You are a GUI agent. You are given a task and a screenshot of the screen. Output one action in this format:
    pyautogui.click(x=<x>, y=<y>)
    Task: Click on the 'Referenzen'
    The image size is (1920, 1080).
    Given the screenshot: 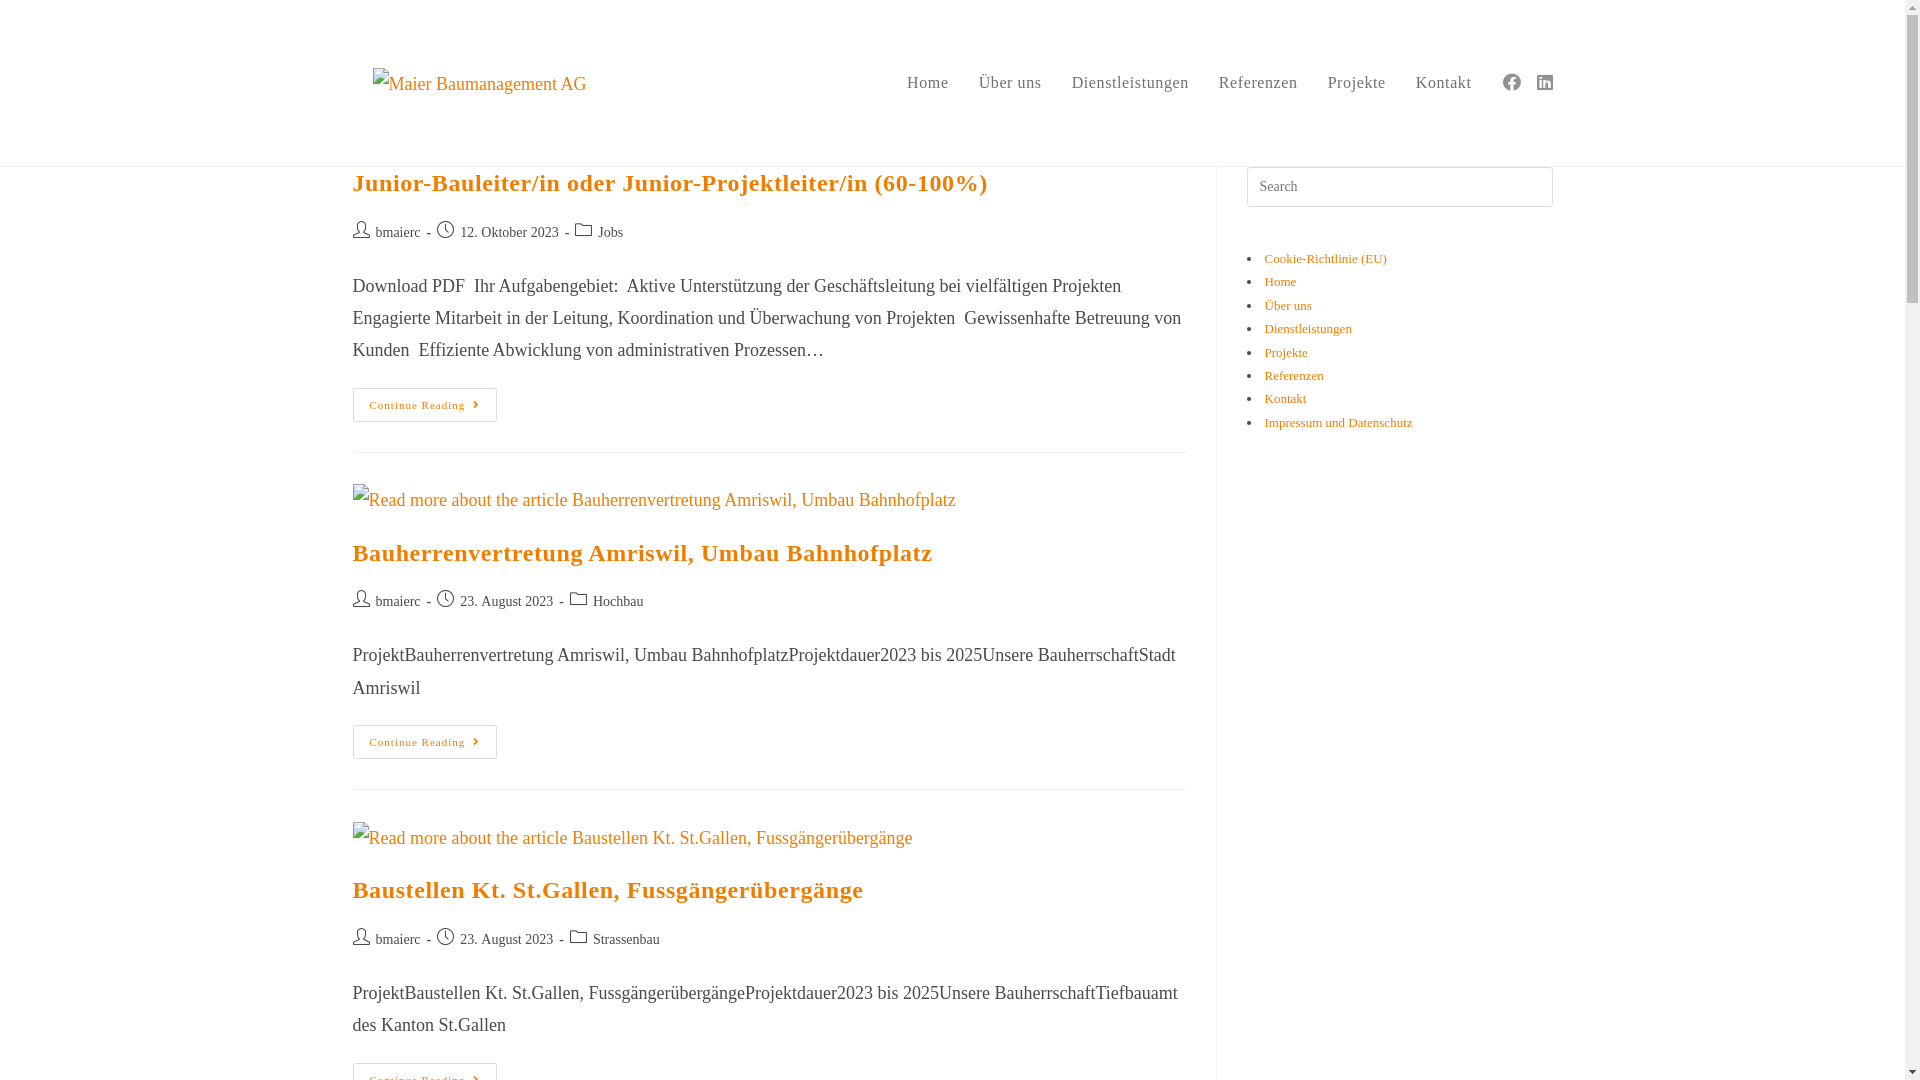 What is the action you would take?
    pyautogui.click(x=1293, y=375)
    